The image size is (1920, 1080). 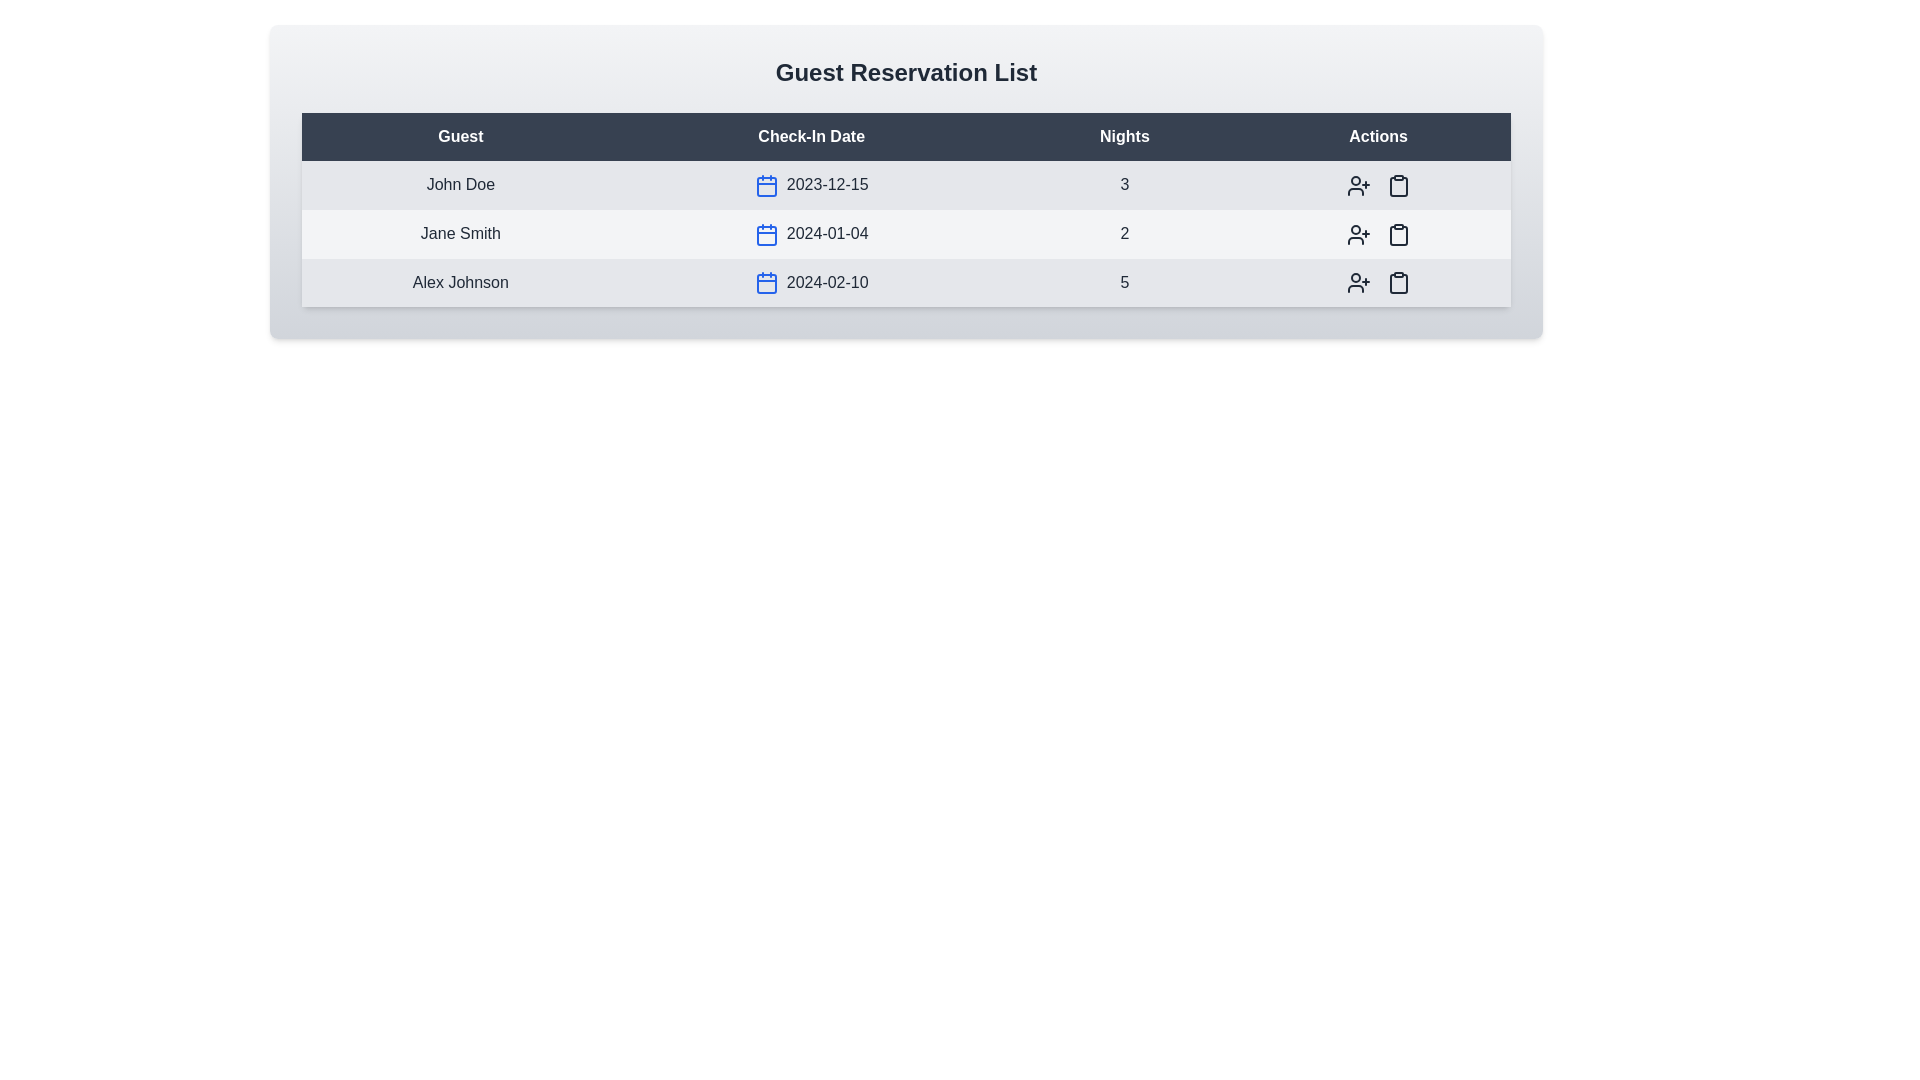 I want to click on the second icon from the left in the 'Actions' column of the last row of the table, which is used for copying reservation details, so click(x=1397, y=284).